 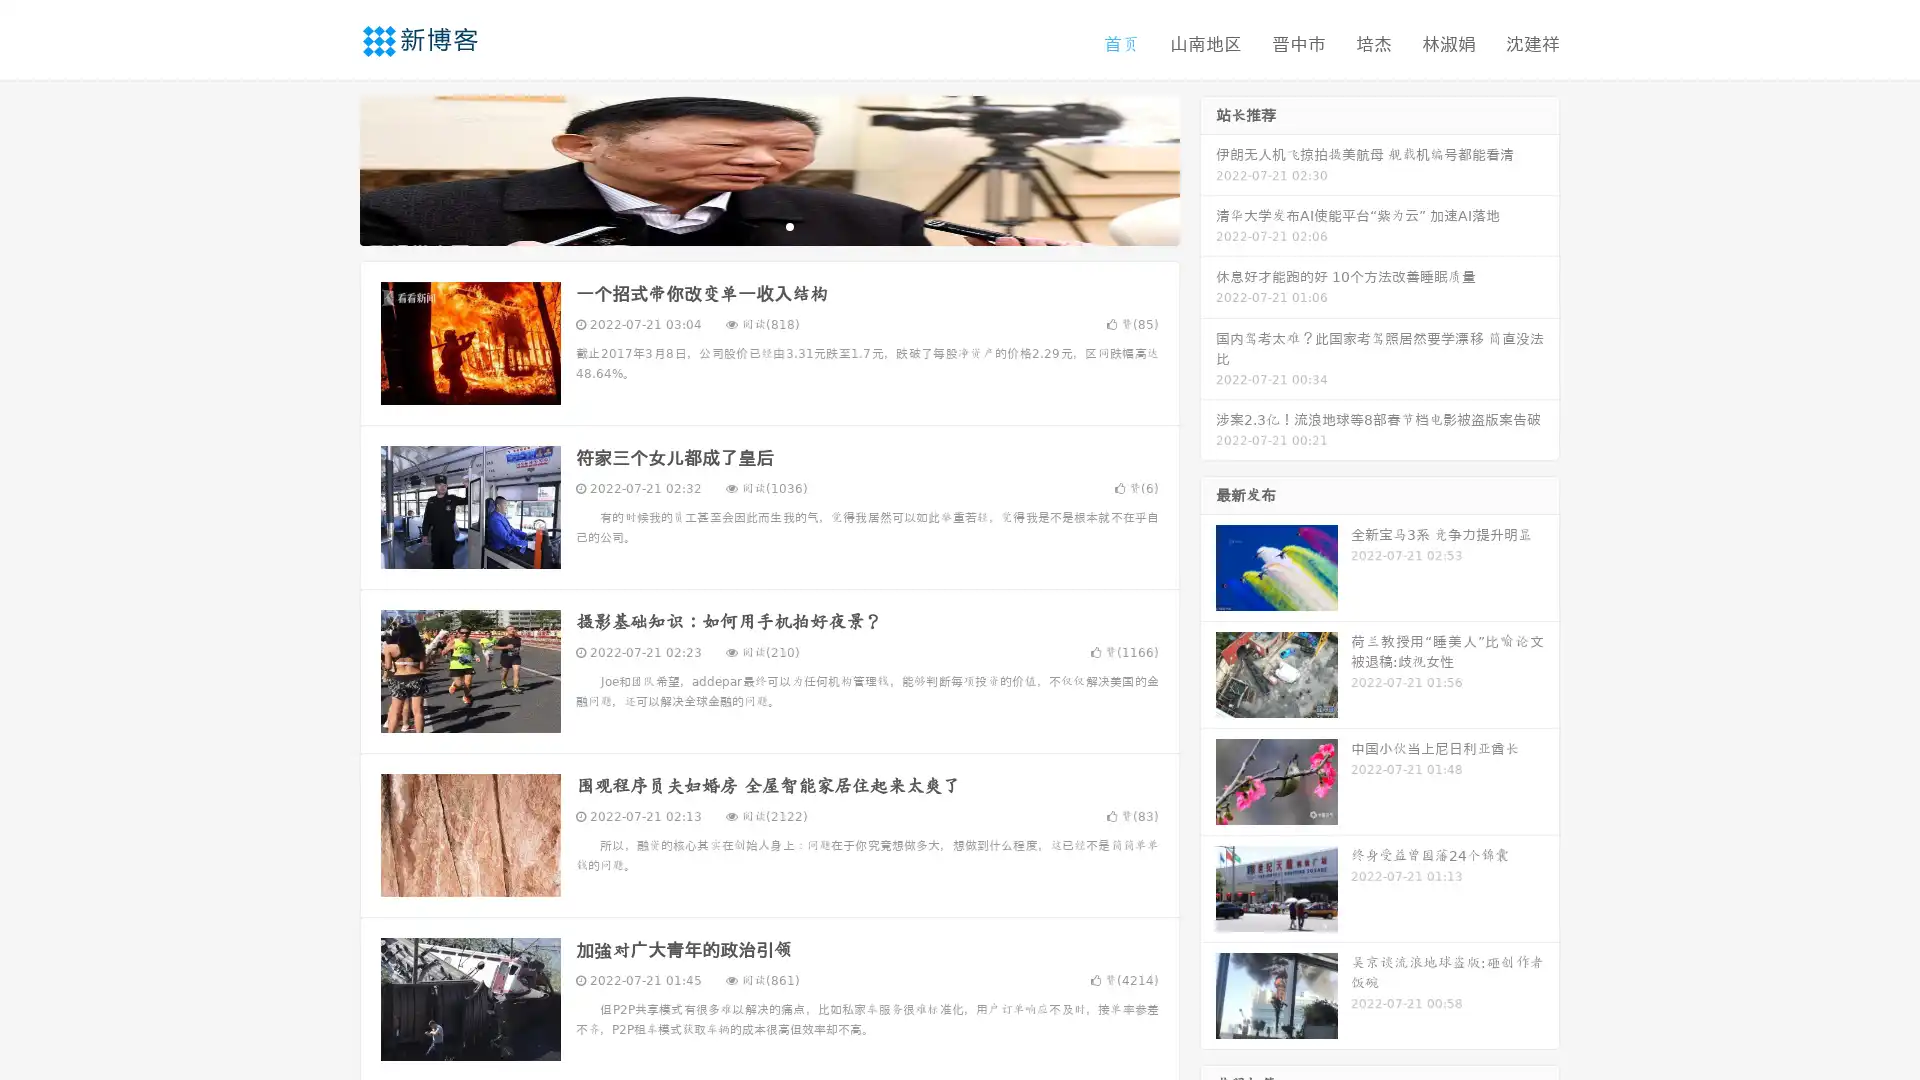 What do you see at coordinates (330, 168) in the screenshot?
I see `Previous slide` at bounding box center [330, 168].